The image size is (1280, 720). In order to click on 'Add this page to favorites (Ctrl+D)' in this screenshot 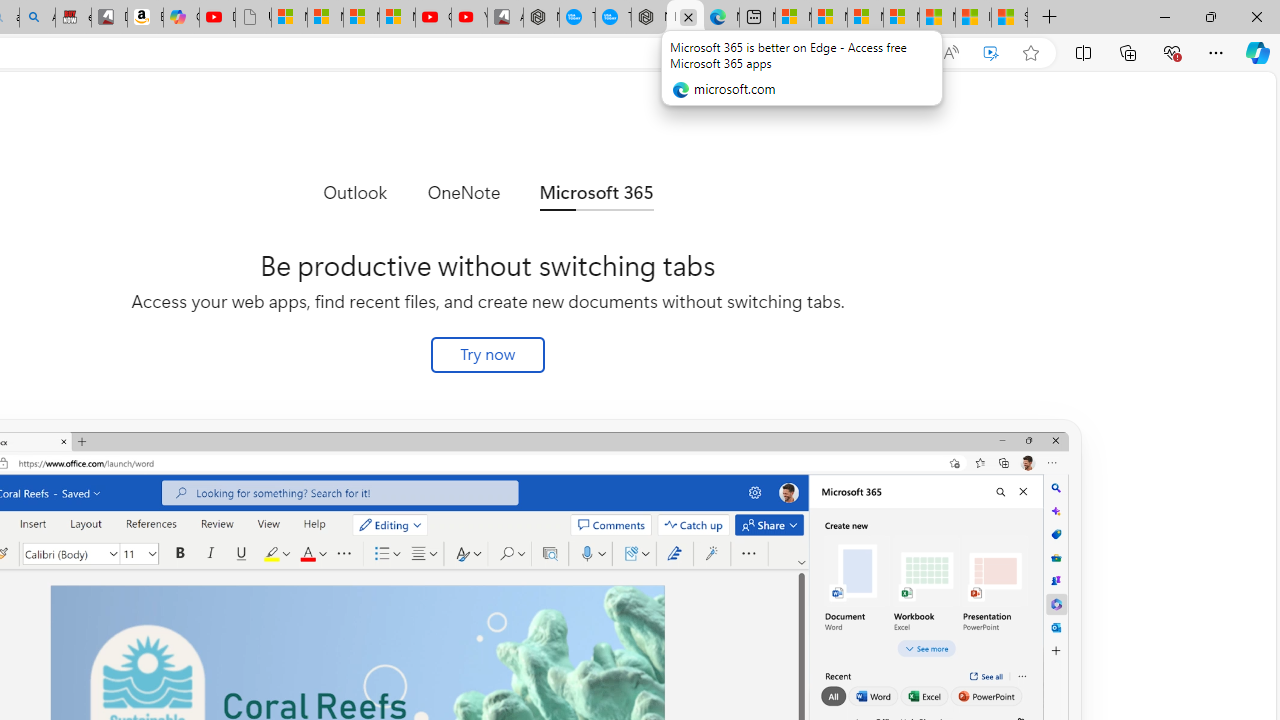, I will do `click(1031, 52)`.